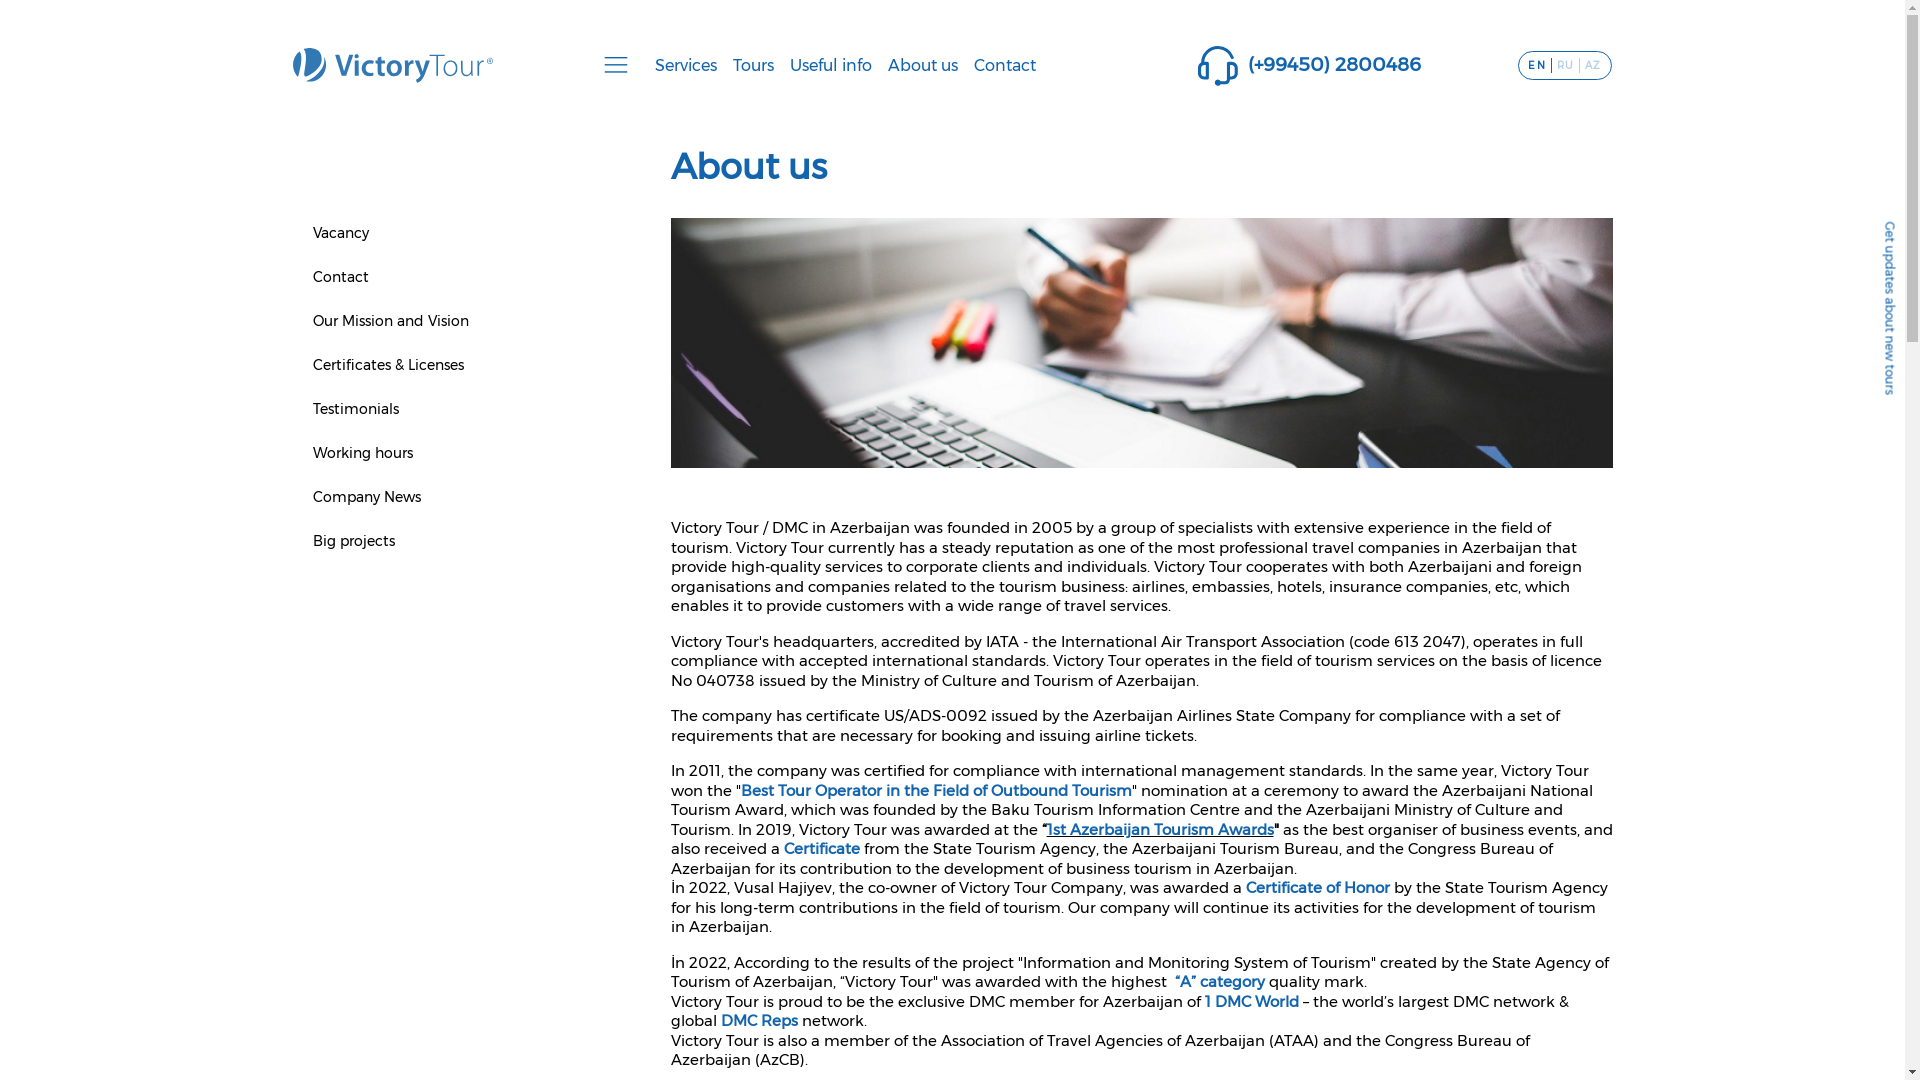  Describe the element at coordinates (387, 365) in the screenshot. I see `'Certificates & Licenses'` at that location.